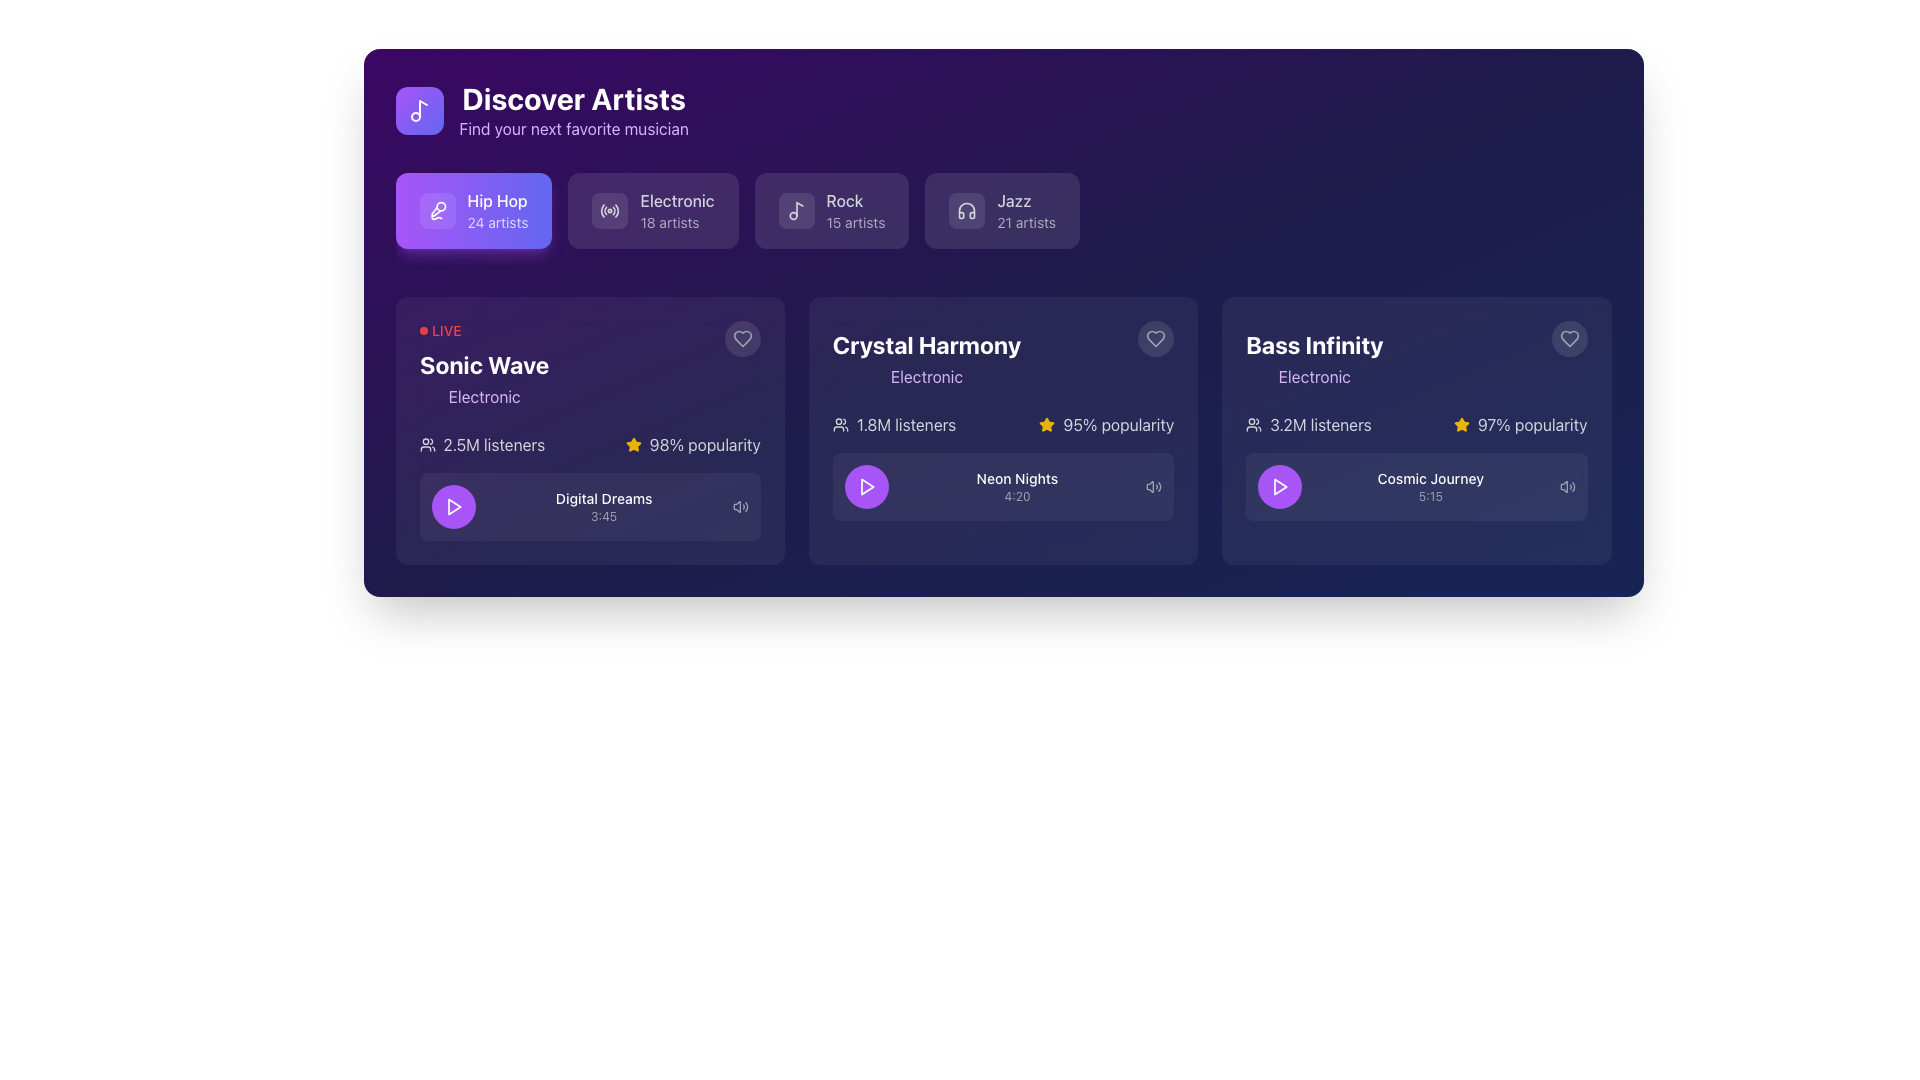 This screenshot has width=1920, height=1080. Describe the element at coordinates (498, 223) in the screenshot. I see `the information provided in the text label situated below the 'Hip Hop' category button, which indicates the number of associated items` at that location.